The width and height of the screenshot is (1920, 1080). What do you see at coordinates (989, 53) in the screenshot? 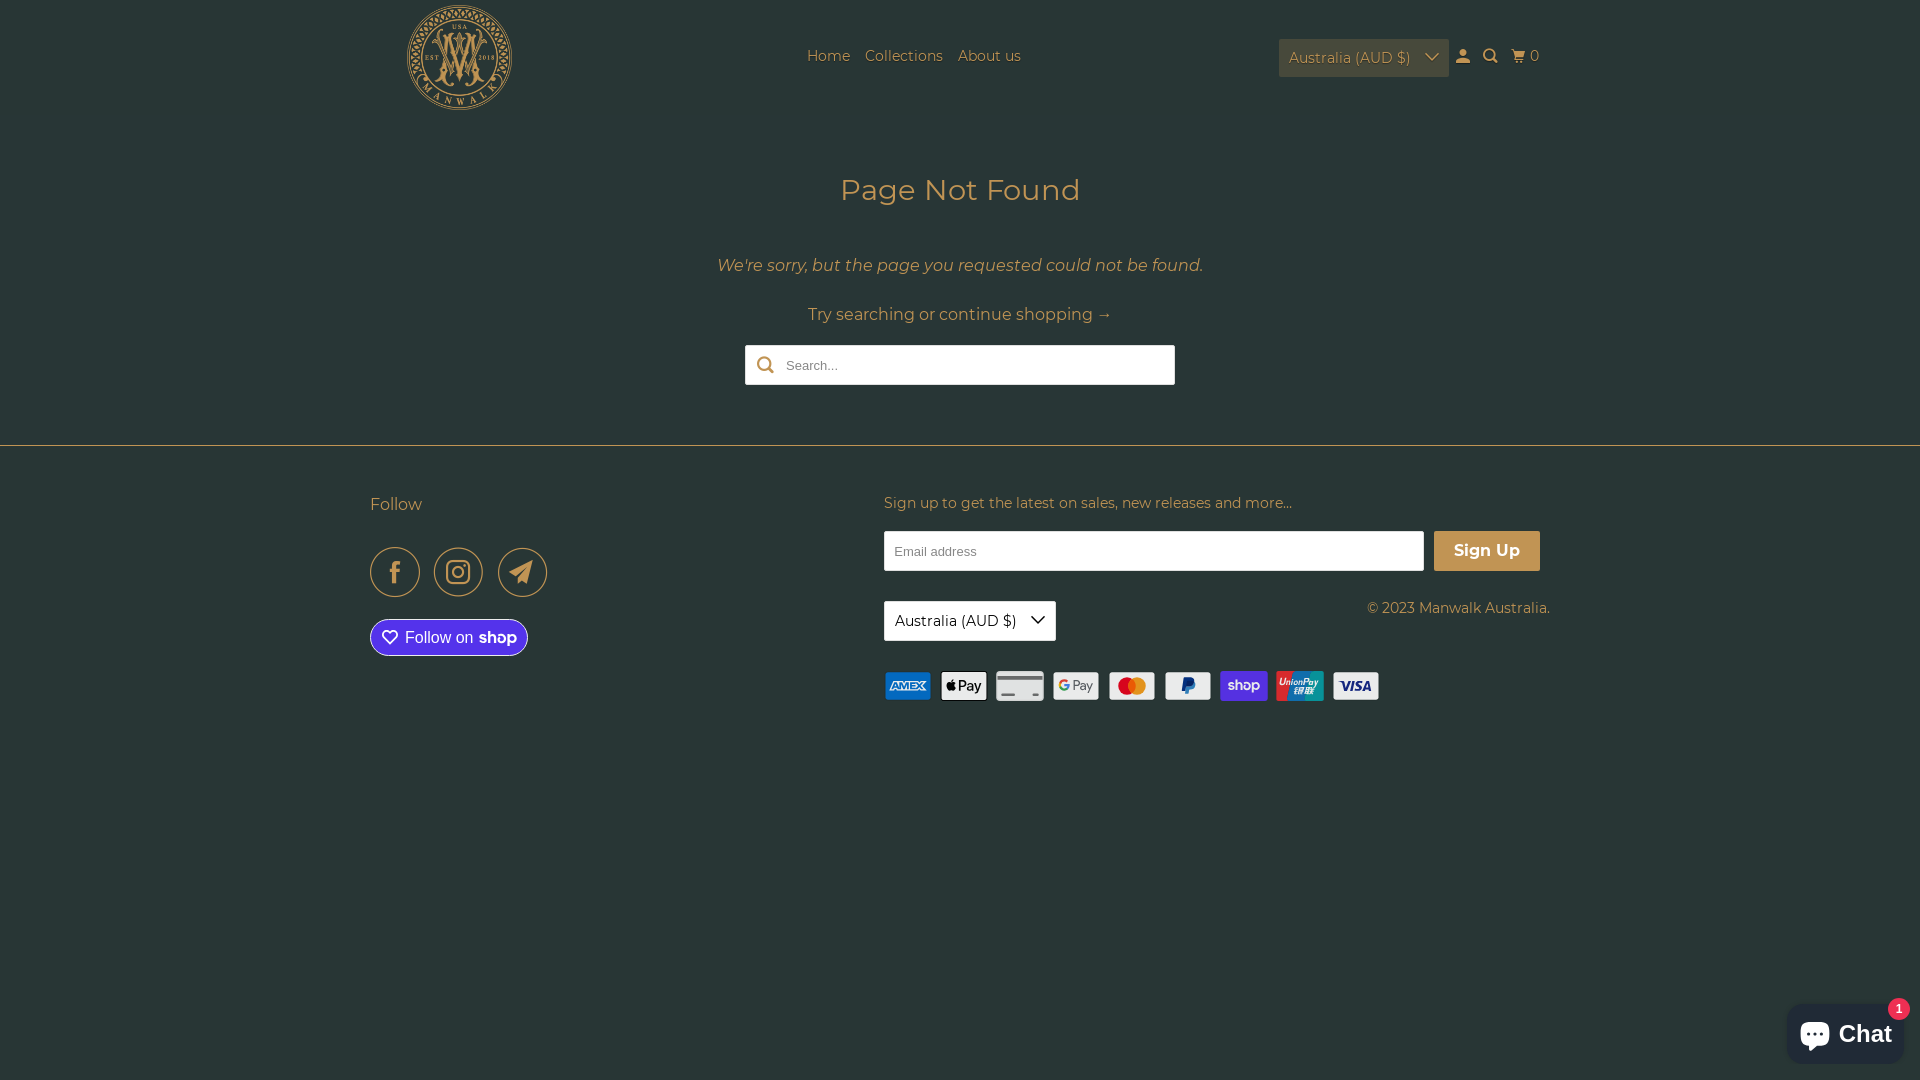
I see `'About us'` at bounding box center [989, 53].